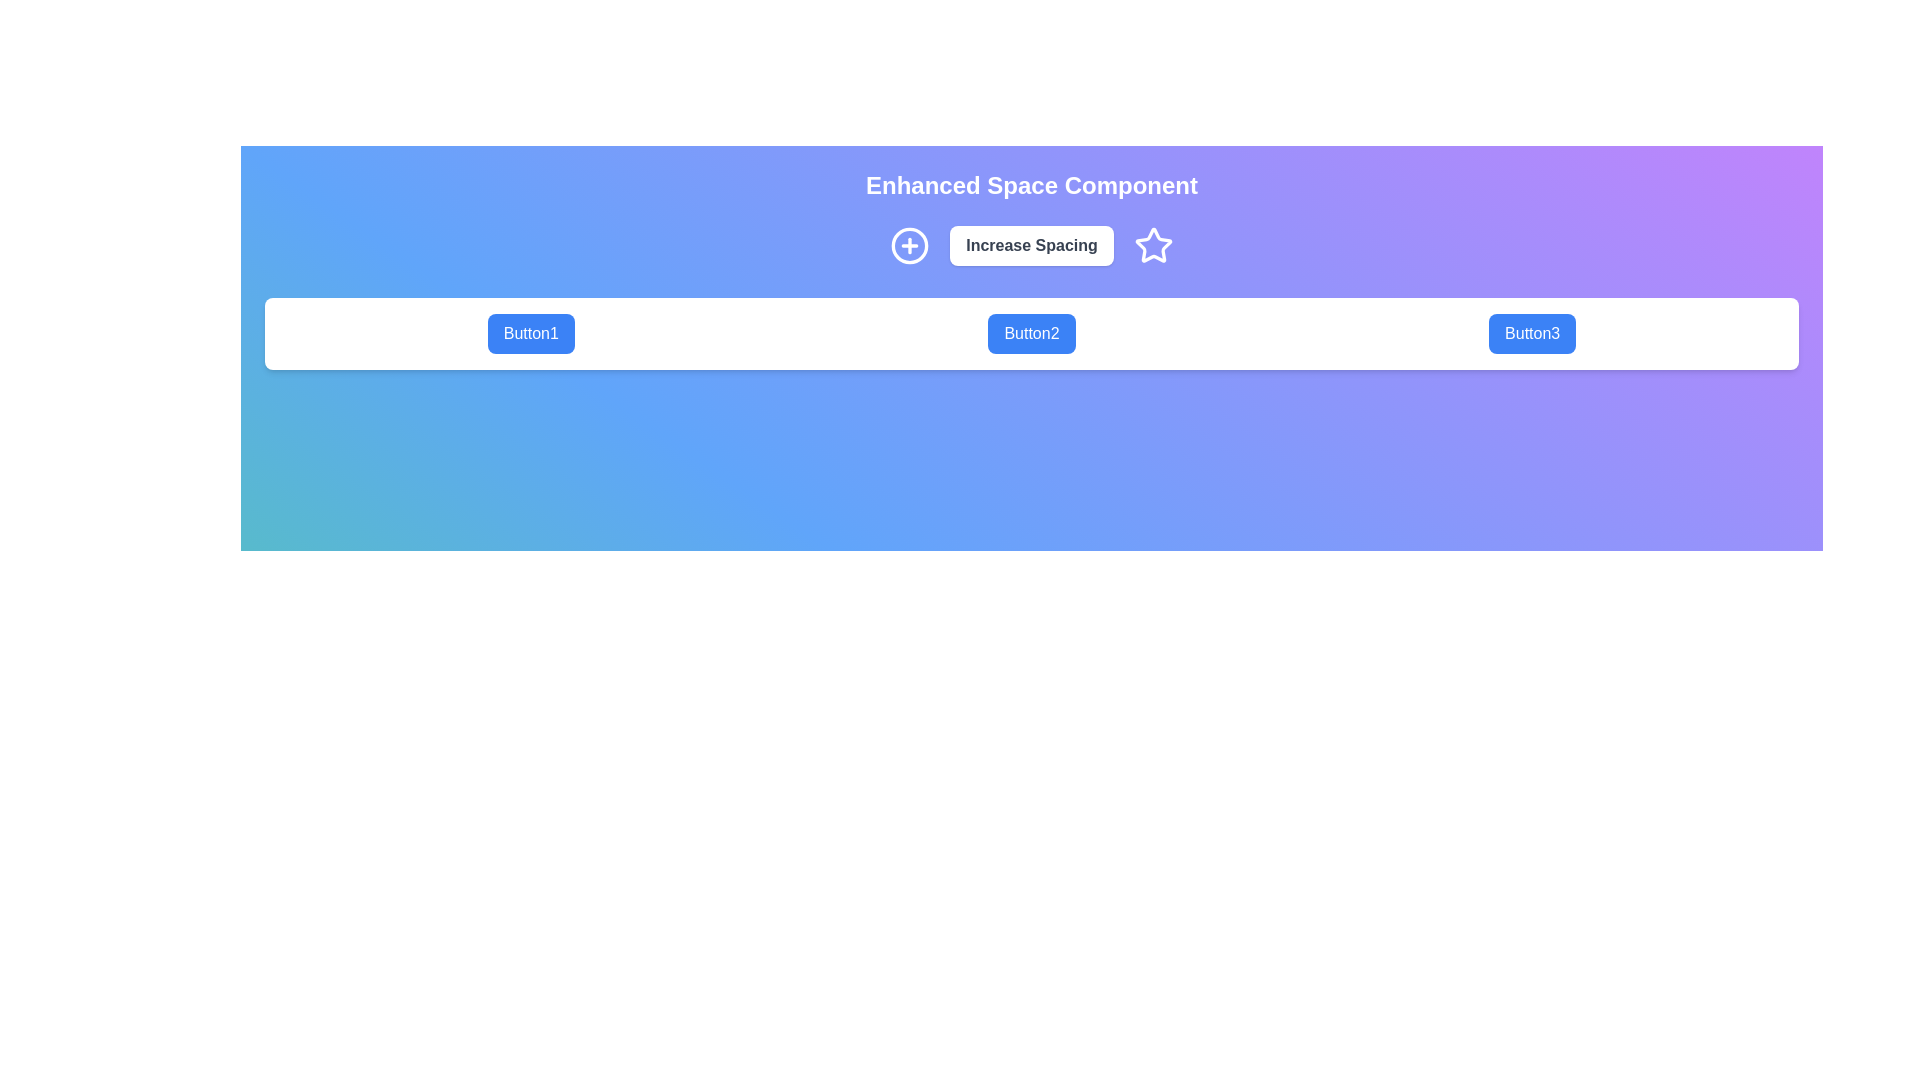 The width and height of the screenshot is (1920, 1080). I want to click on the '+' button located to the left of the 'Increase Spacing' button, so click(909, 245).